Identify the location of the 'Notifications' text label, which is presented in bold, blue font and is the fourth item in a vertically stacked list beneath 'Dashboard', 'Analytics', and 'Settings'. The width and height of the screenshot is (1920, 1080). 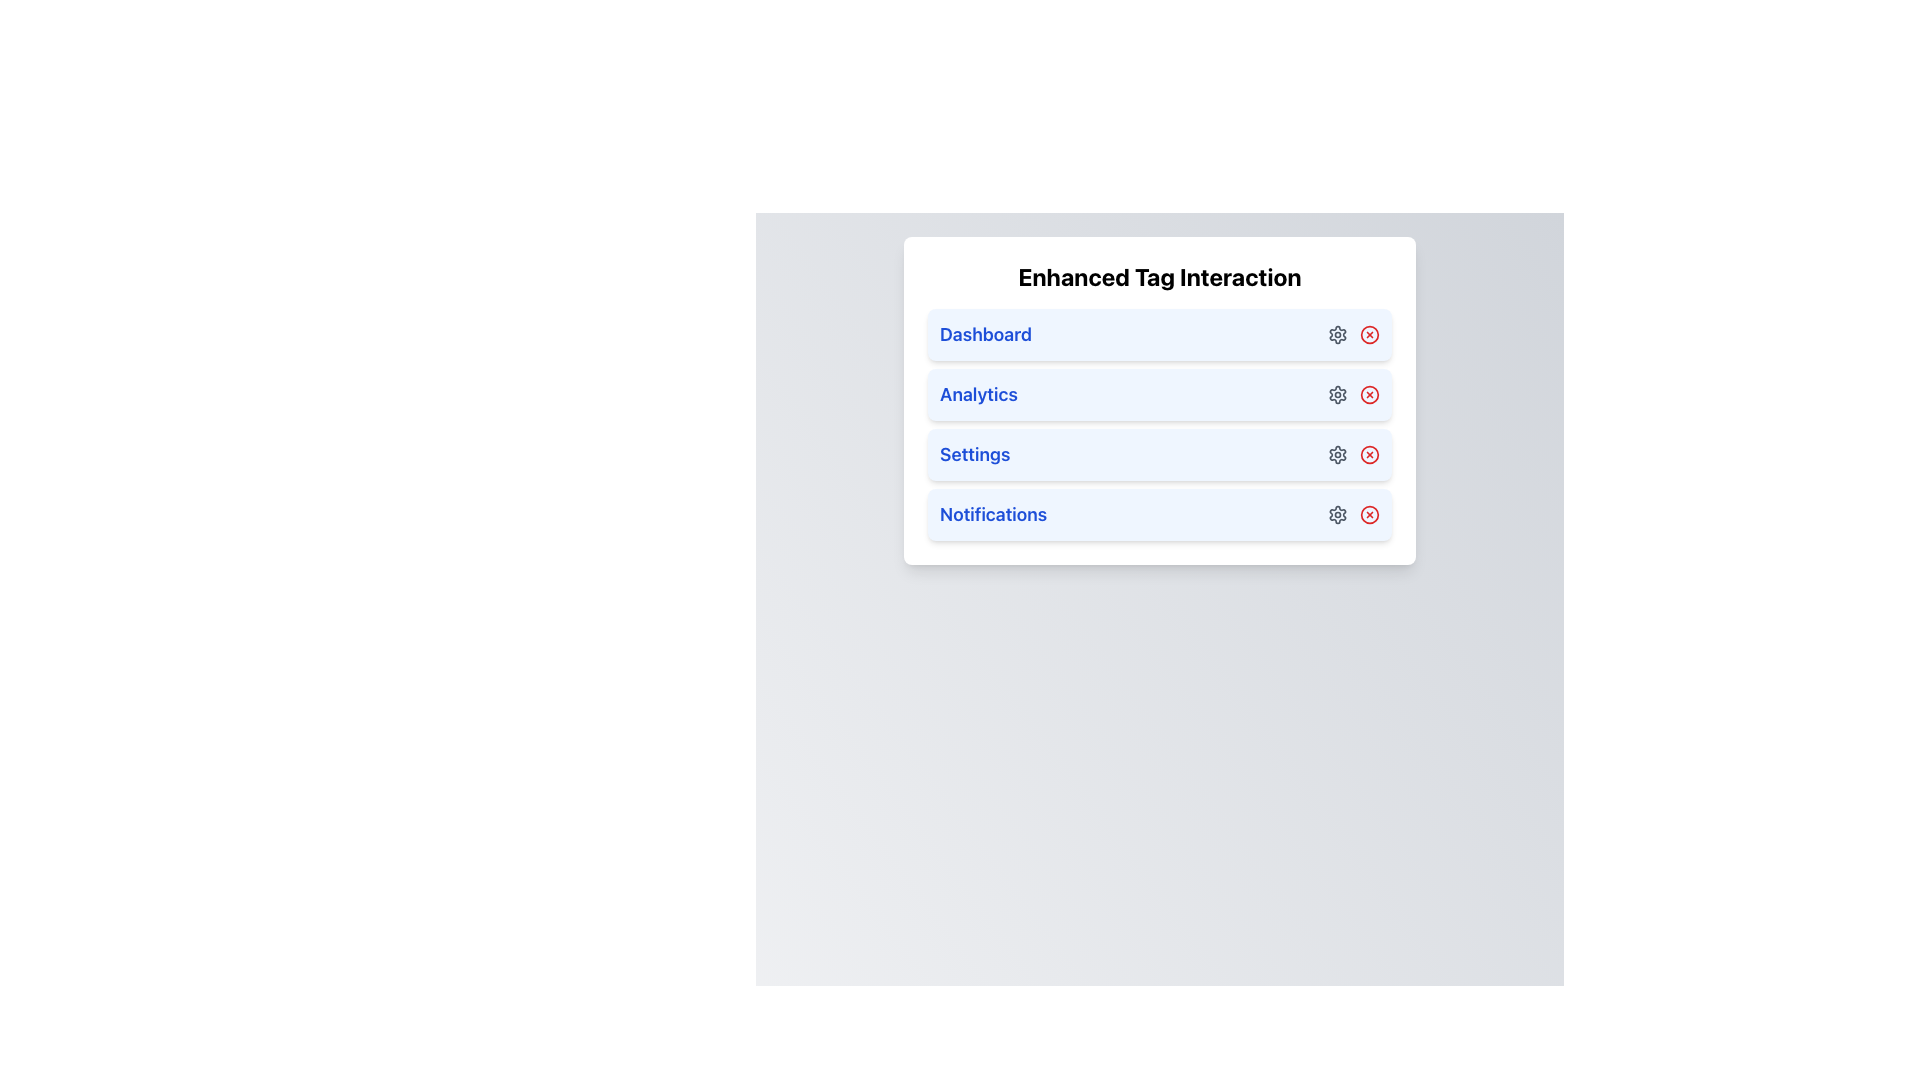
(993, 514).